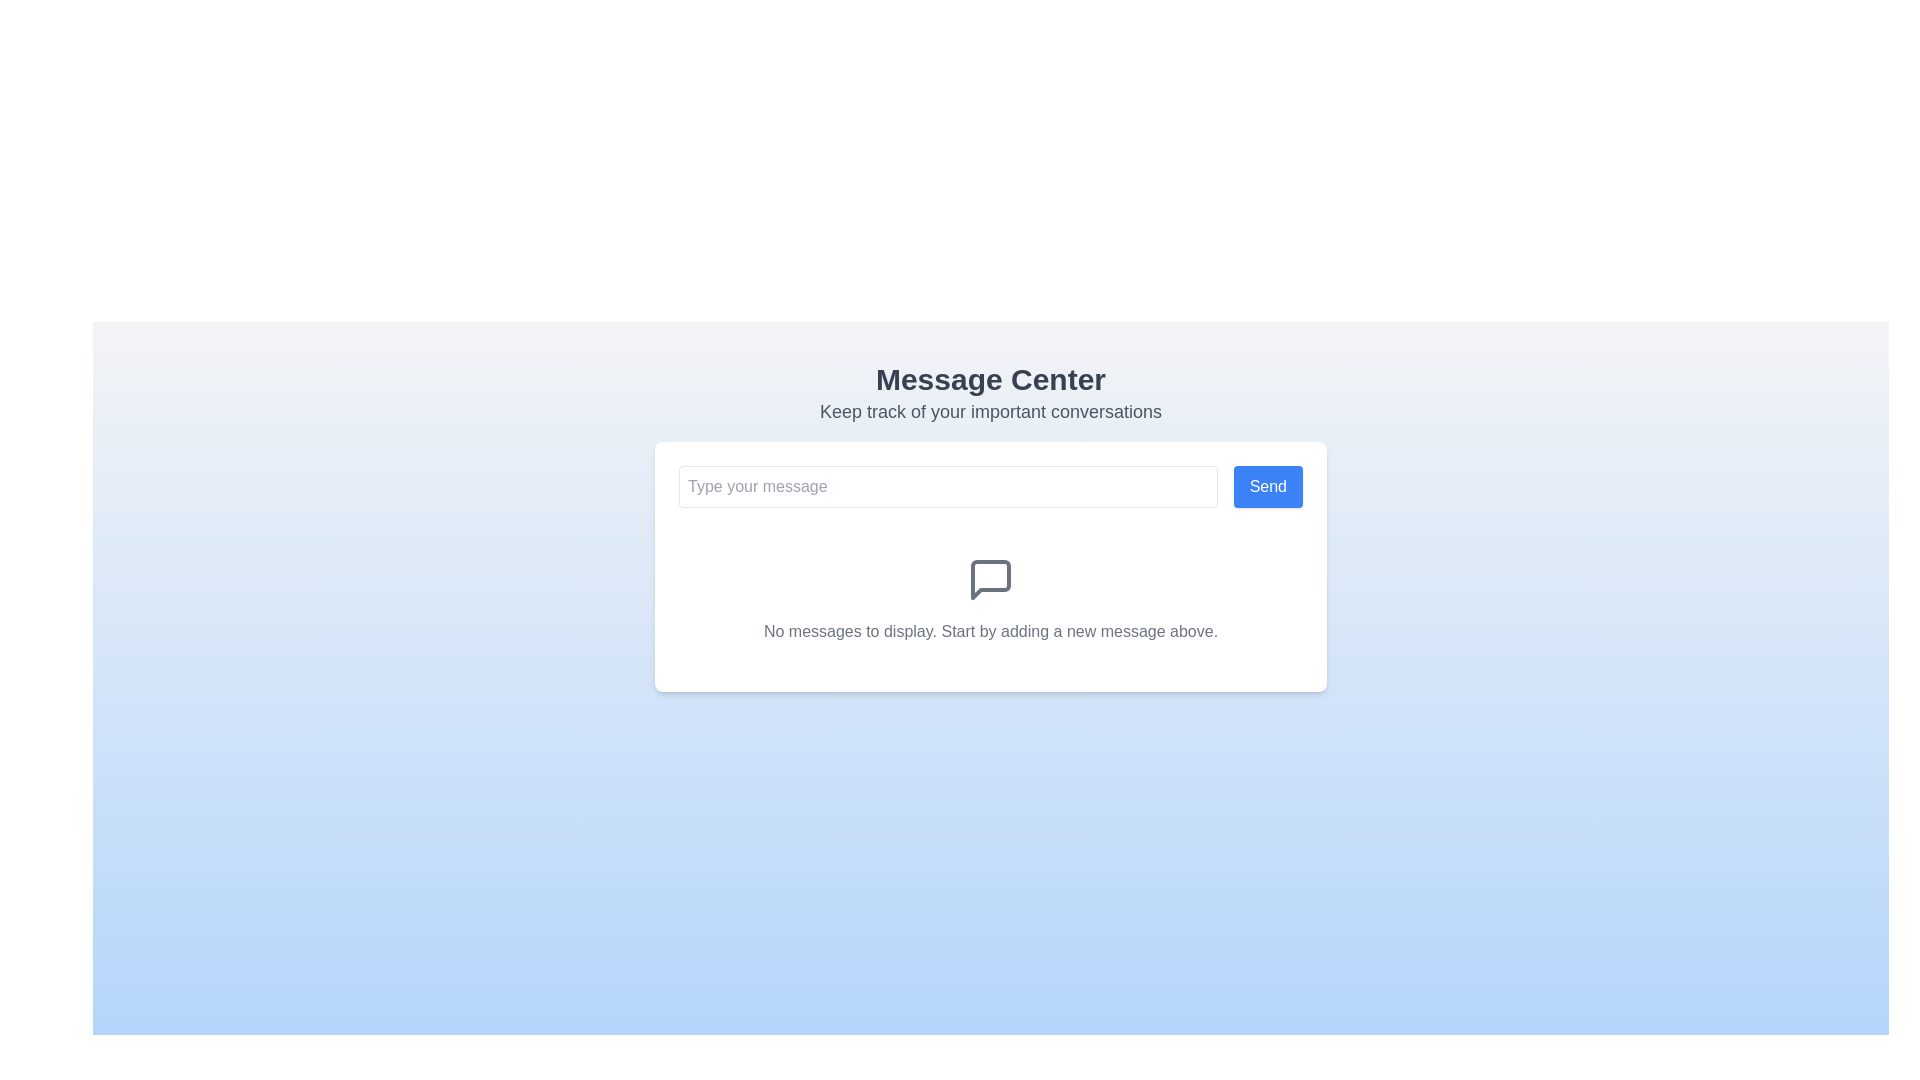 The width and height of the screenshot is (1920, 1080). I want to click on the speech bubble icon that is centered above the 'No messages, so click(990, 579).